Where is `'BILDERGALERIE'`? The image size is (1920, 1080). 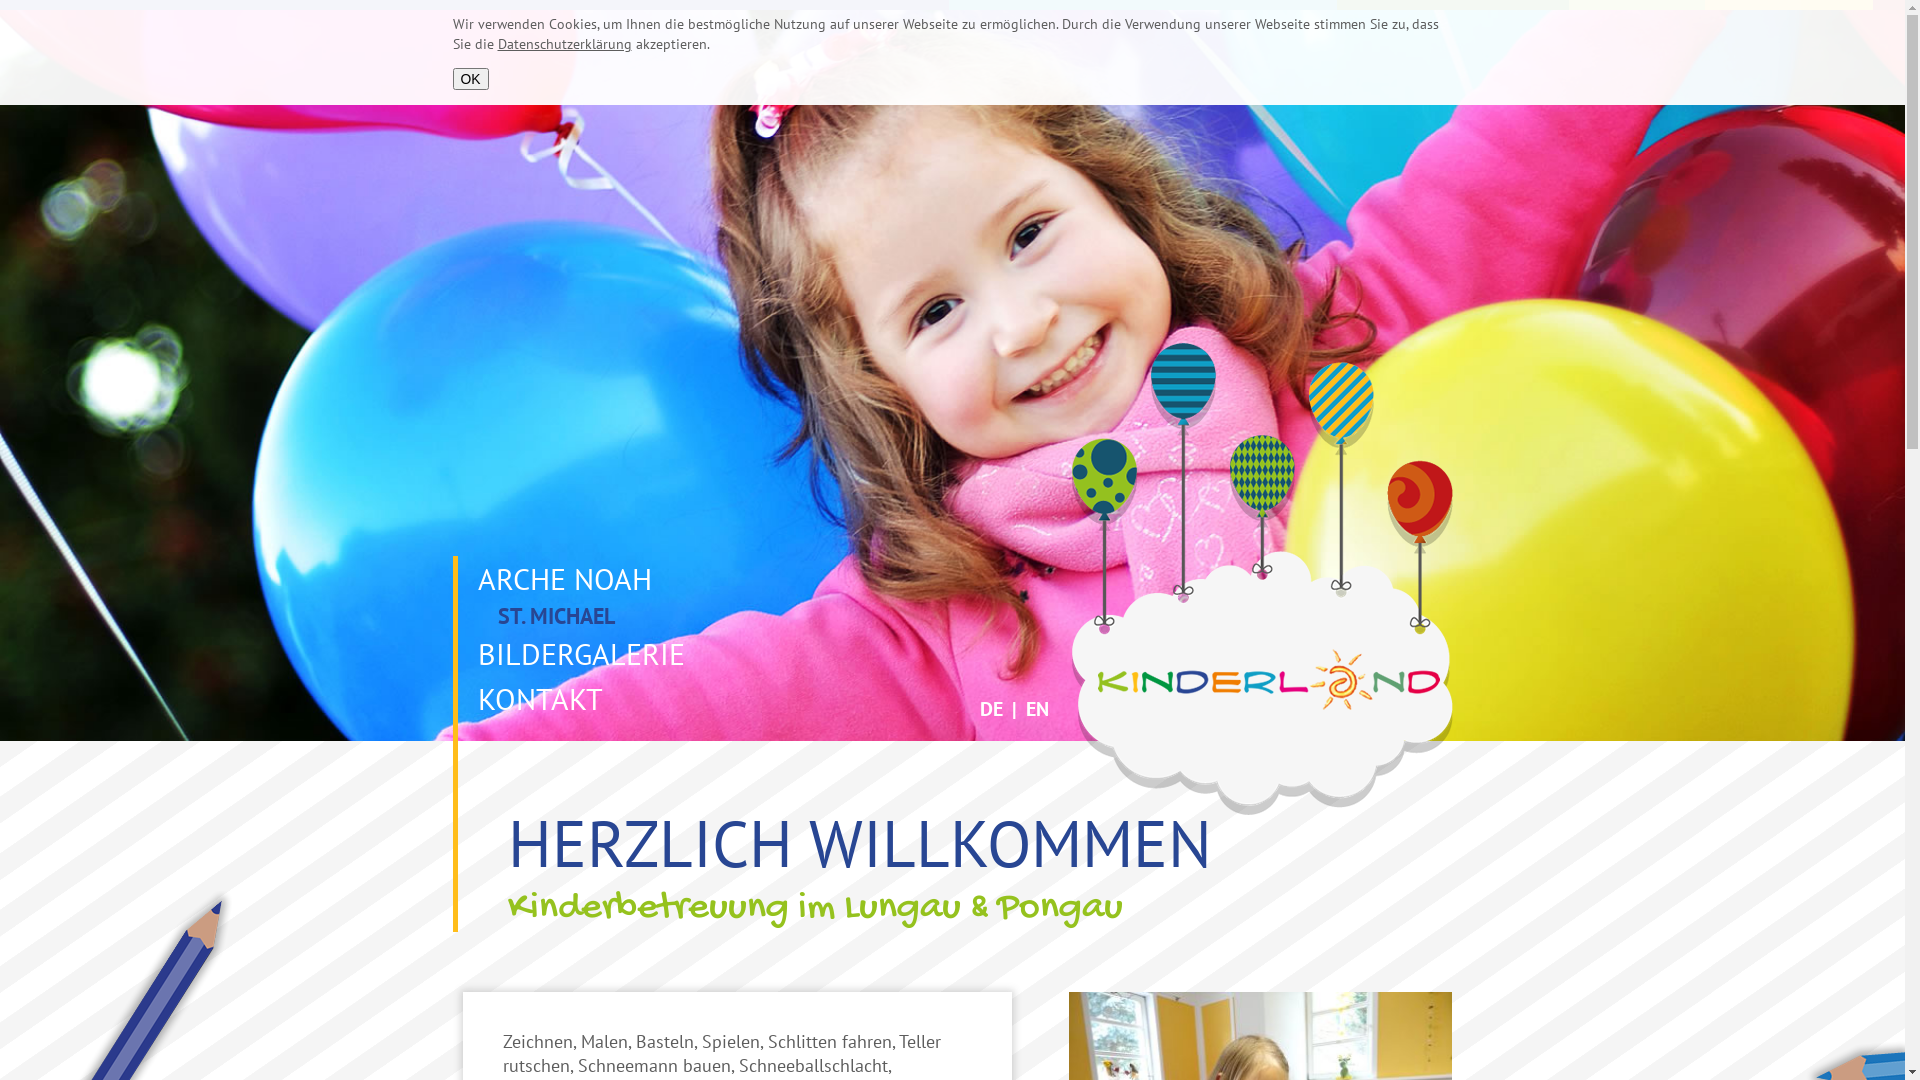
'BILDERGALERIE' is located at coordinates (456, 653).